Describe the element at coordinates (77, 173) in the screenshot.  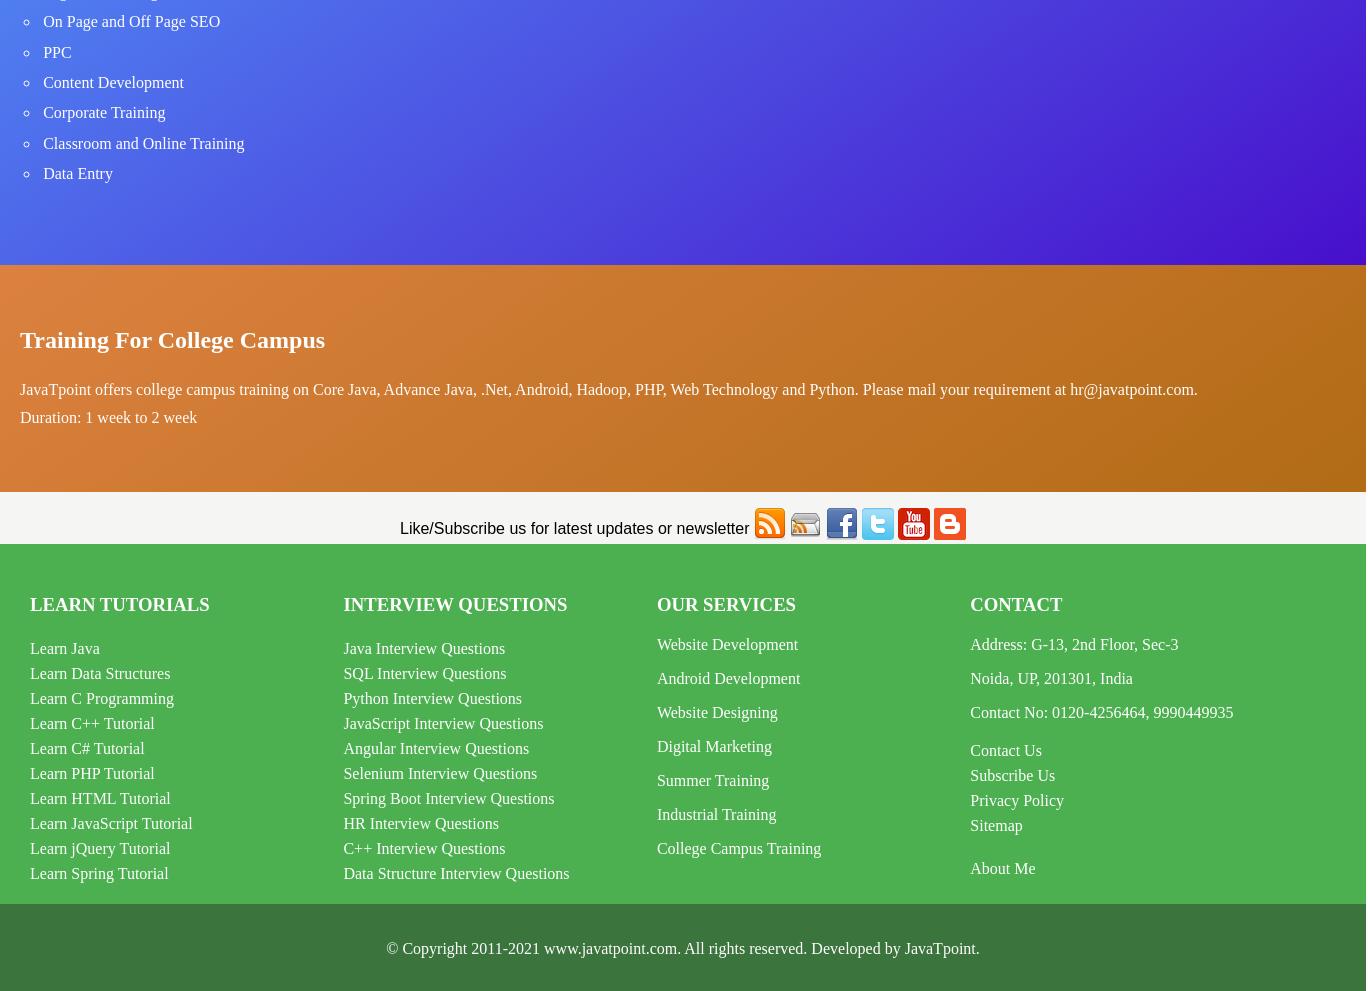
I see `'Data Entry'` at that location.